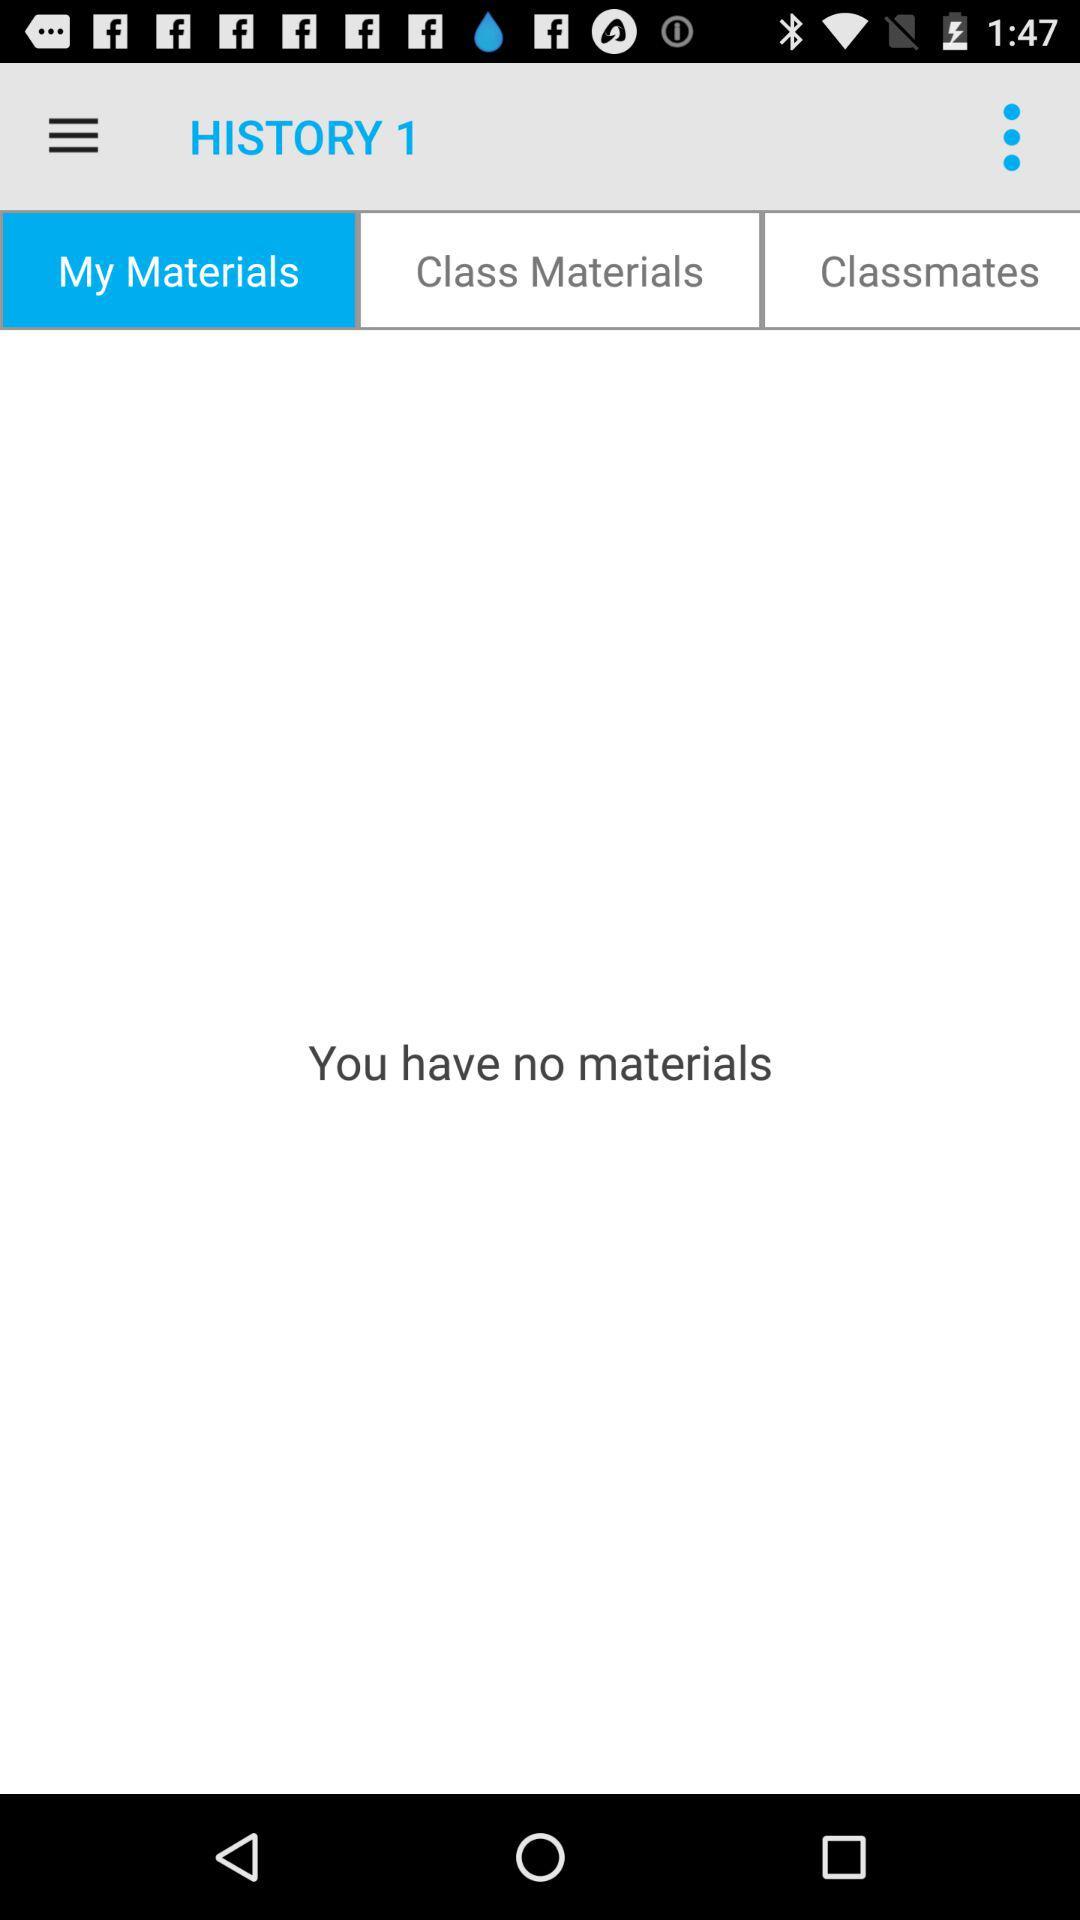 The image size is (1080, 1920). What do you see at coordinates (177, 268) in the screenshot?
I see `my materials item` at bounding box center [177, 268].